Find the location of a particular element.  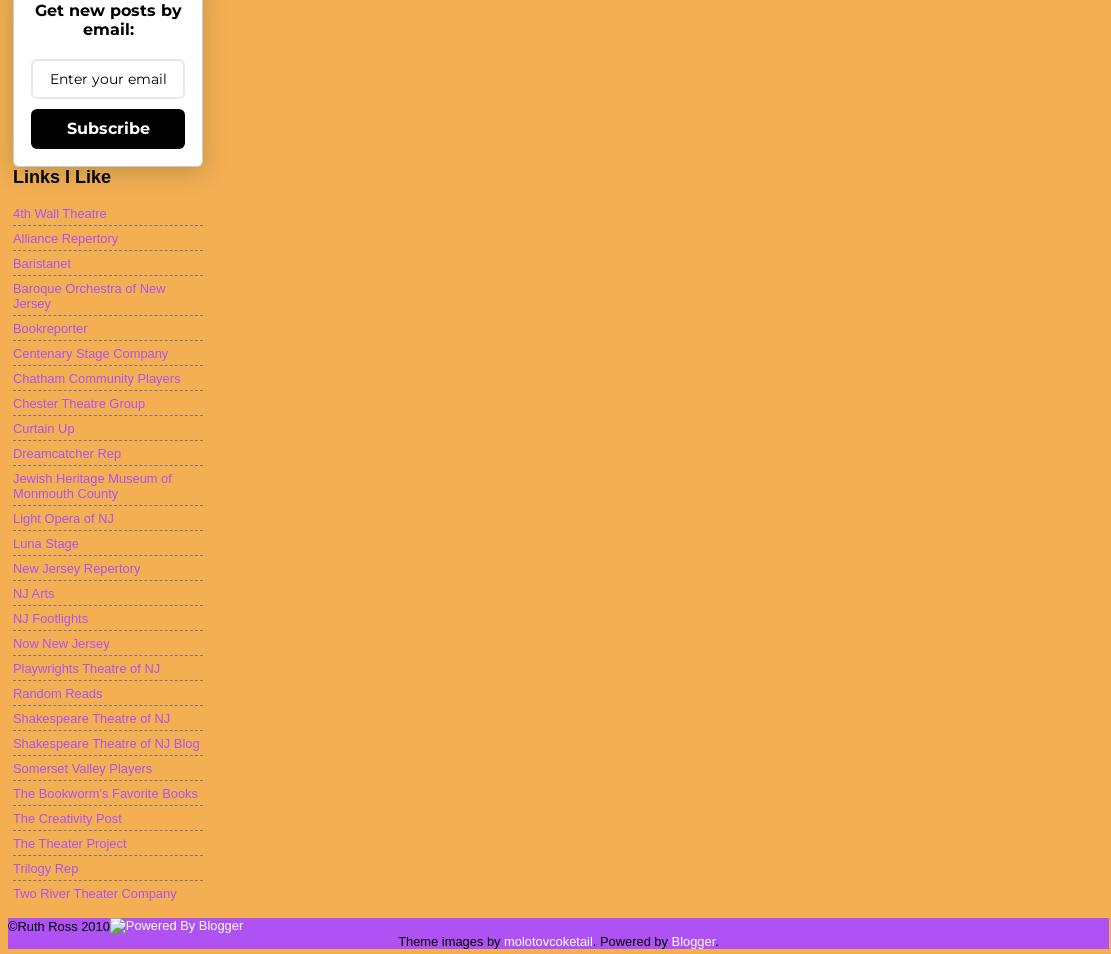

'The Theater Project' is located at coordinates (68, 842).